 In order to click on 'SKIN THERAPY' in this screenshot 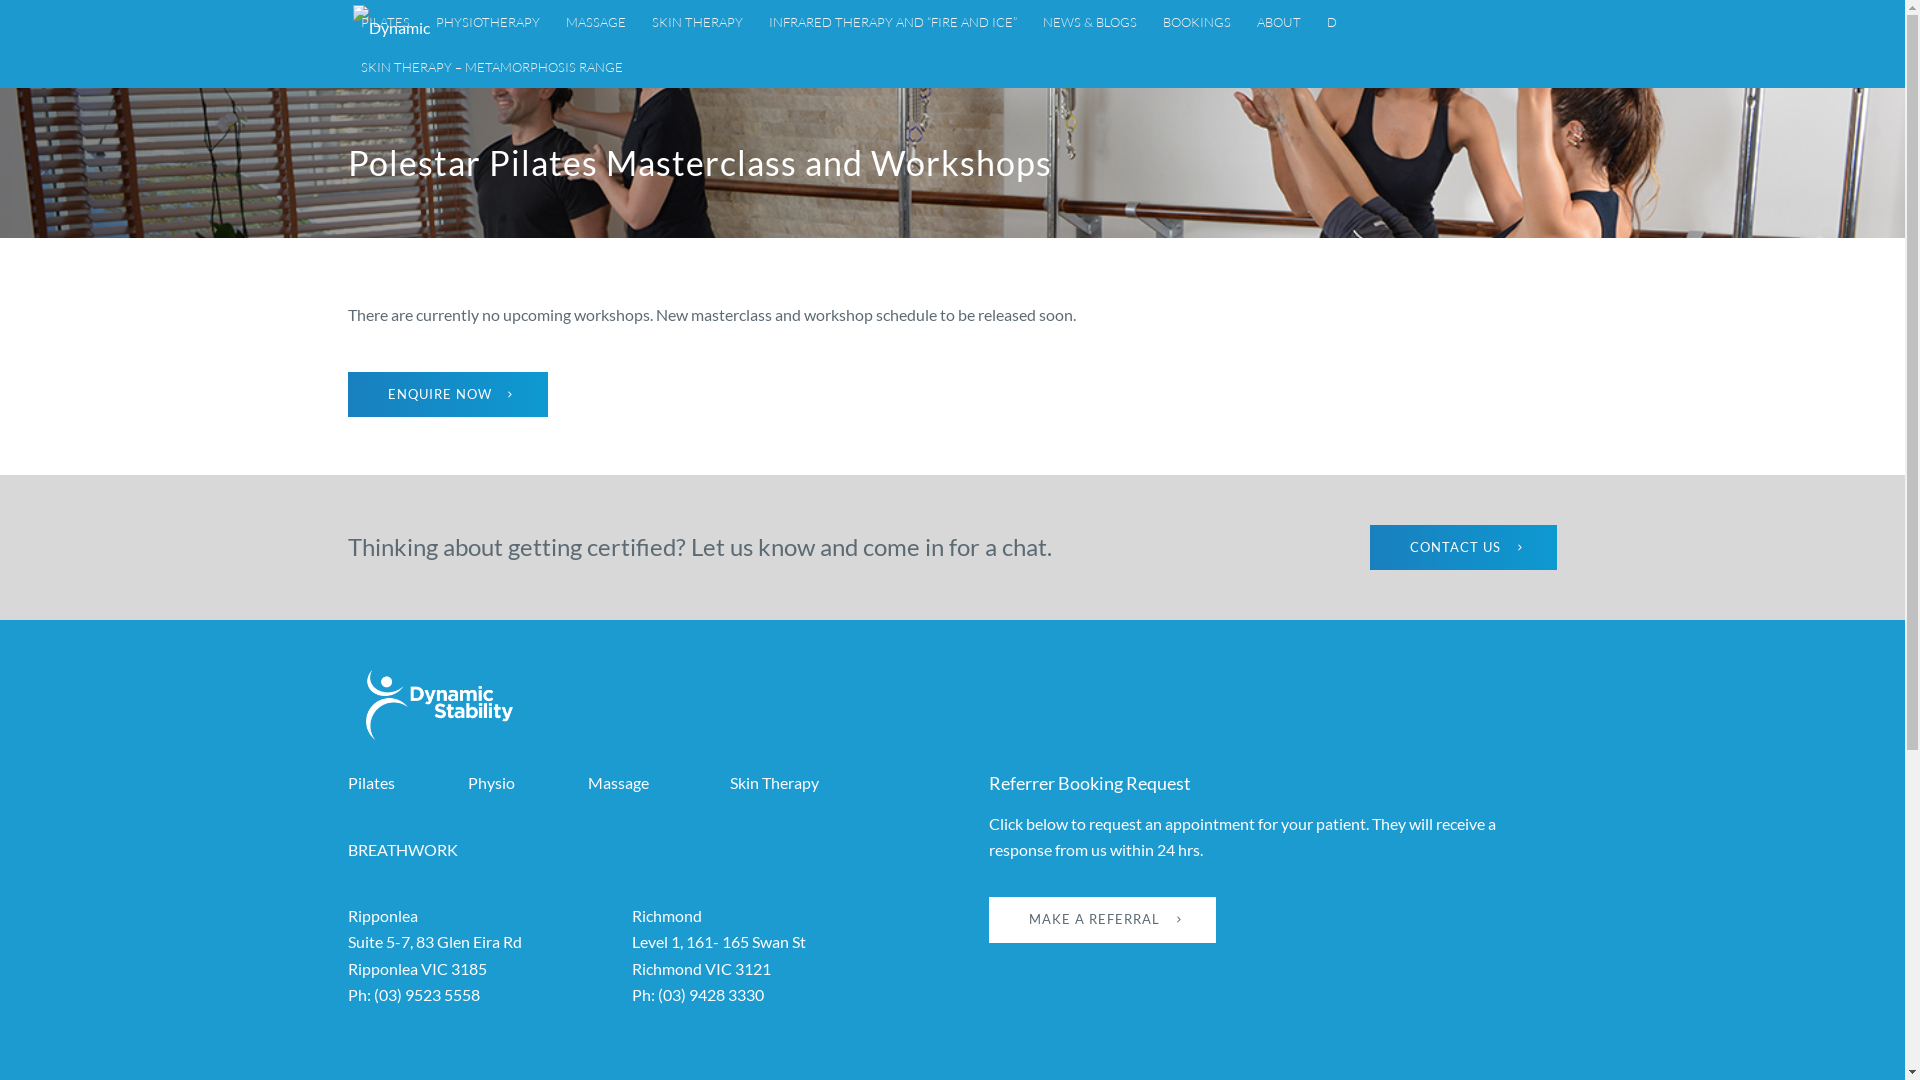, I will do `click(696, 22)`.